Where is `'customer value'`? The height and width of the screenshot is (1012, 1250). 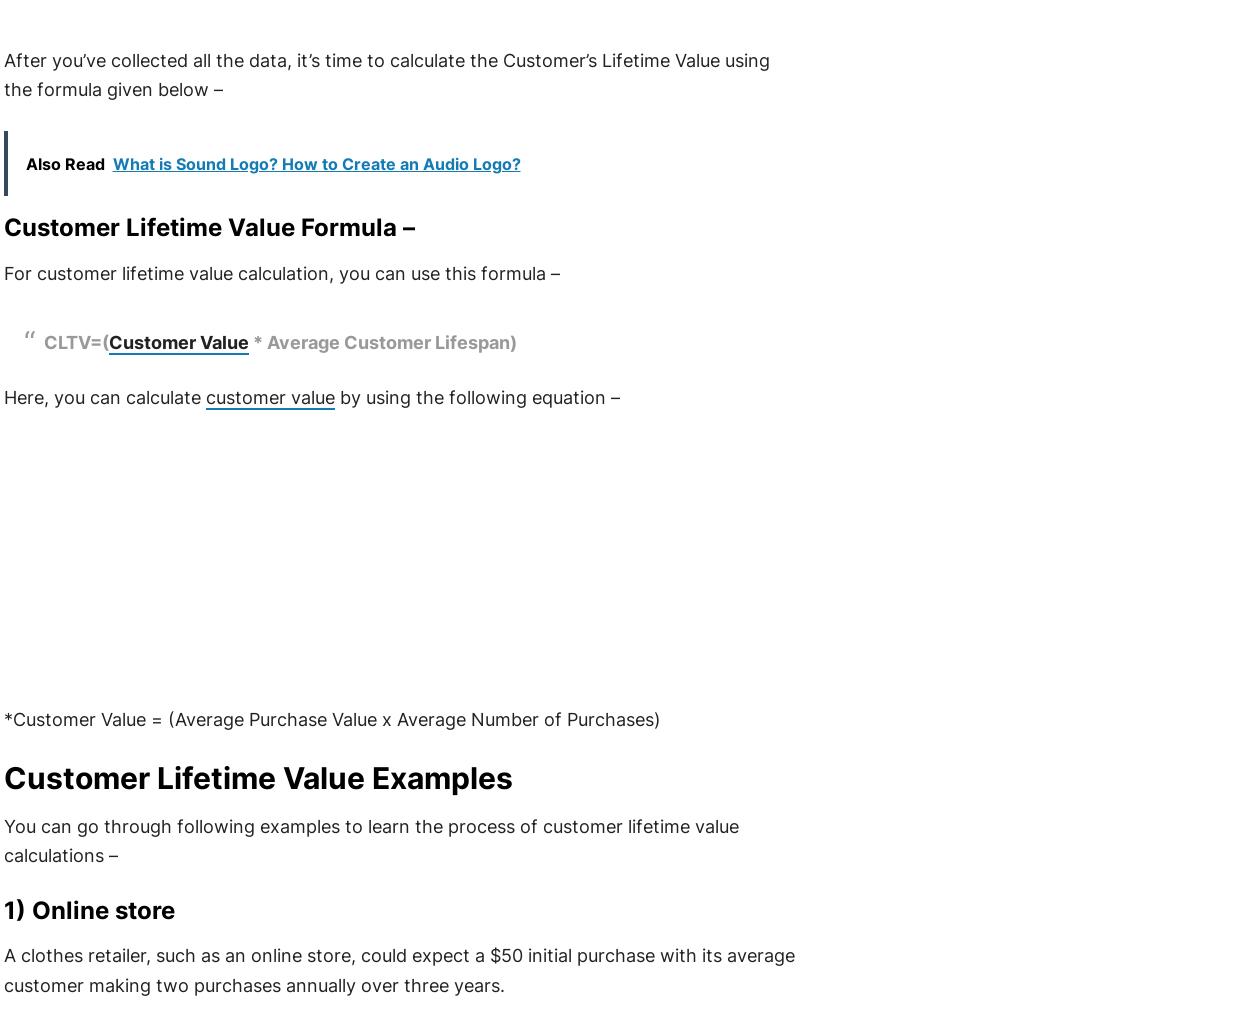 'customer value' is located at coordinates (269, 397).